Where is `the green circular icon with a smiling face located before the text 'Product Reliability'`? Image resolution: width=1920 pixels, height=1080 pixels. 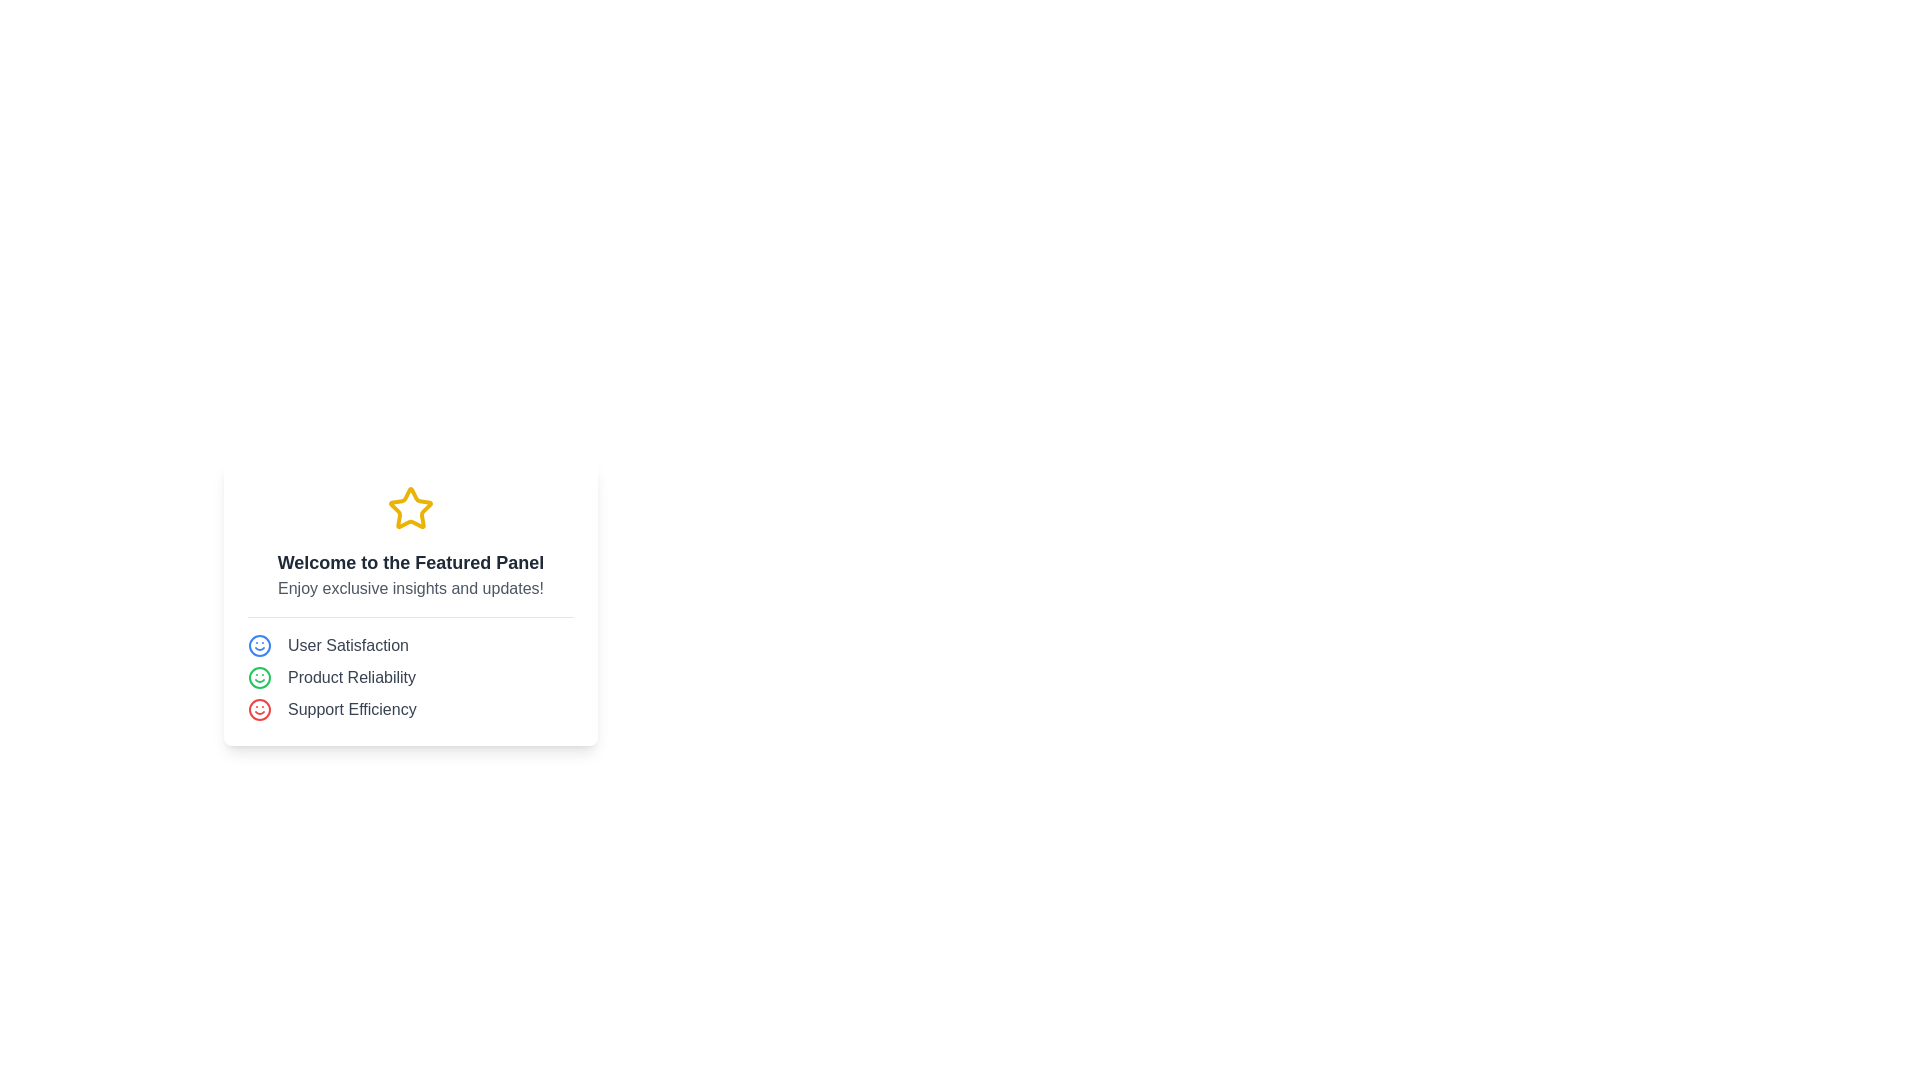
the green circular icon with a smiling face located before the text 'Product Reliability' is located at coordinates (258, 676).